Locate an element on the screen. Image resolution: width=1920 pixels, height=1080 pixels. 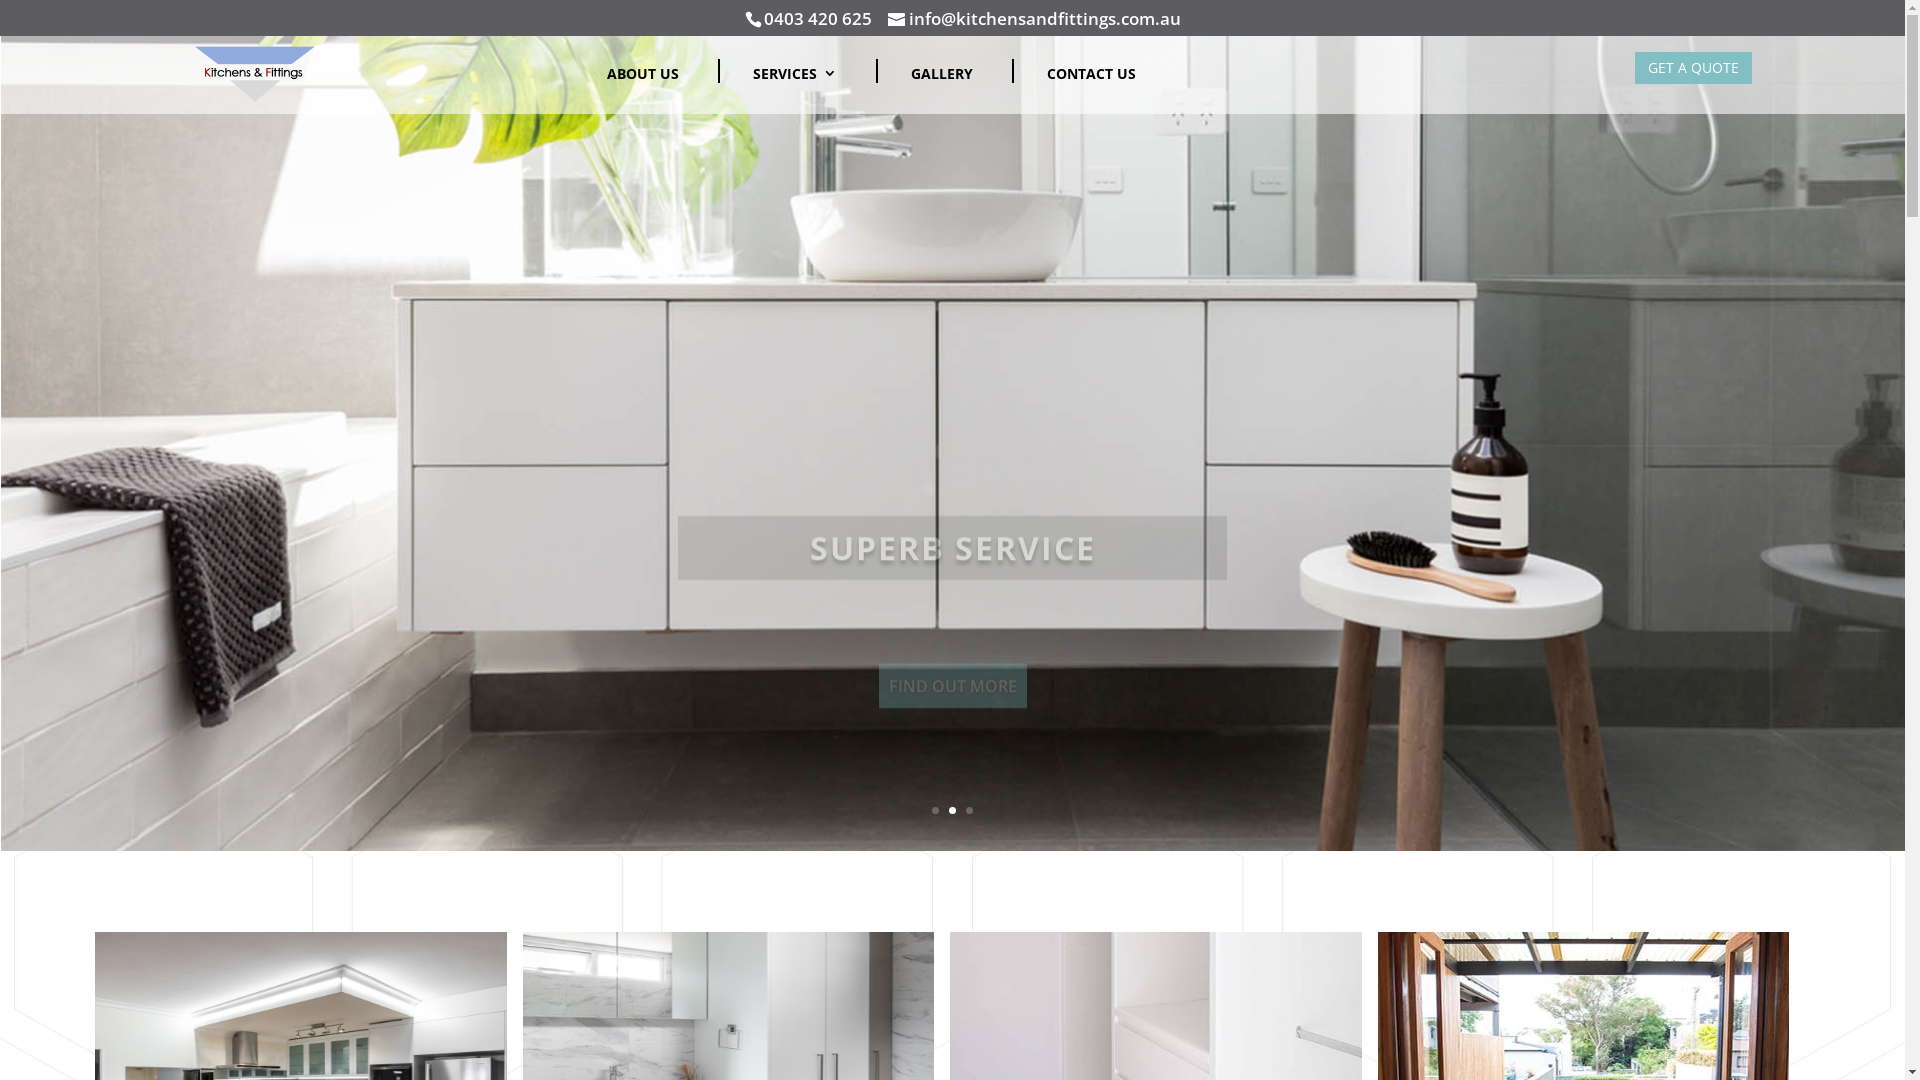
'GALLERY' is located at coordinates (910, 88).